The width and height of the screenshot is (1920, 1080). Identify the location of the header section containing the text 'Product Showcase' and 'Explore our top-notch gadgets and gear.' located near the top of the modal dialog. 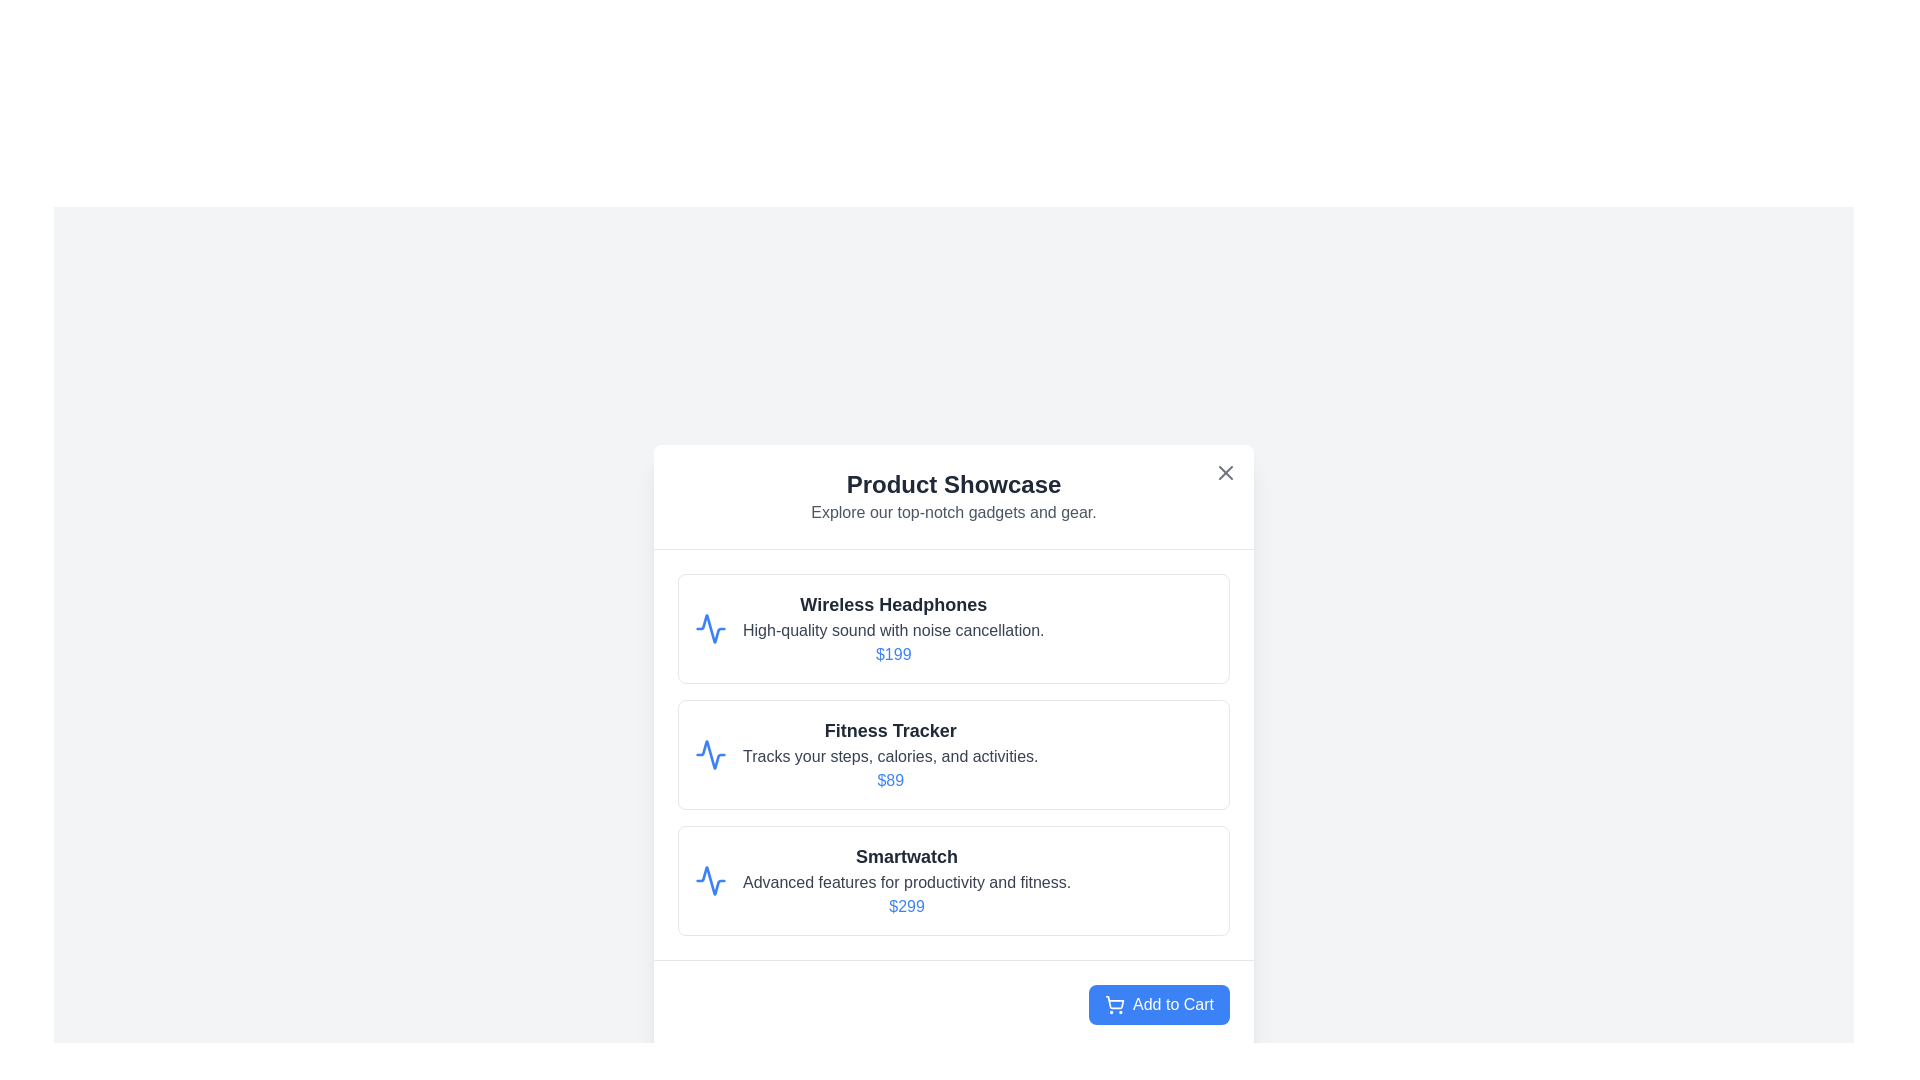
(953, 496).